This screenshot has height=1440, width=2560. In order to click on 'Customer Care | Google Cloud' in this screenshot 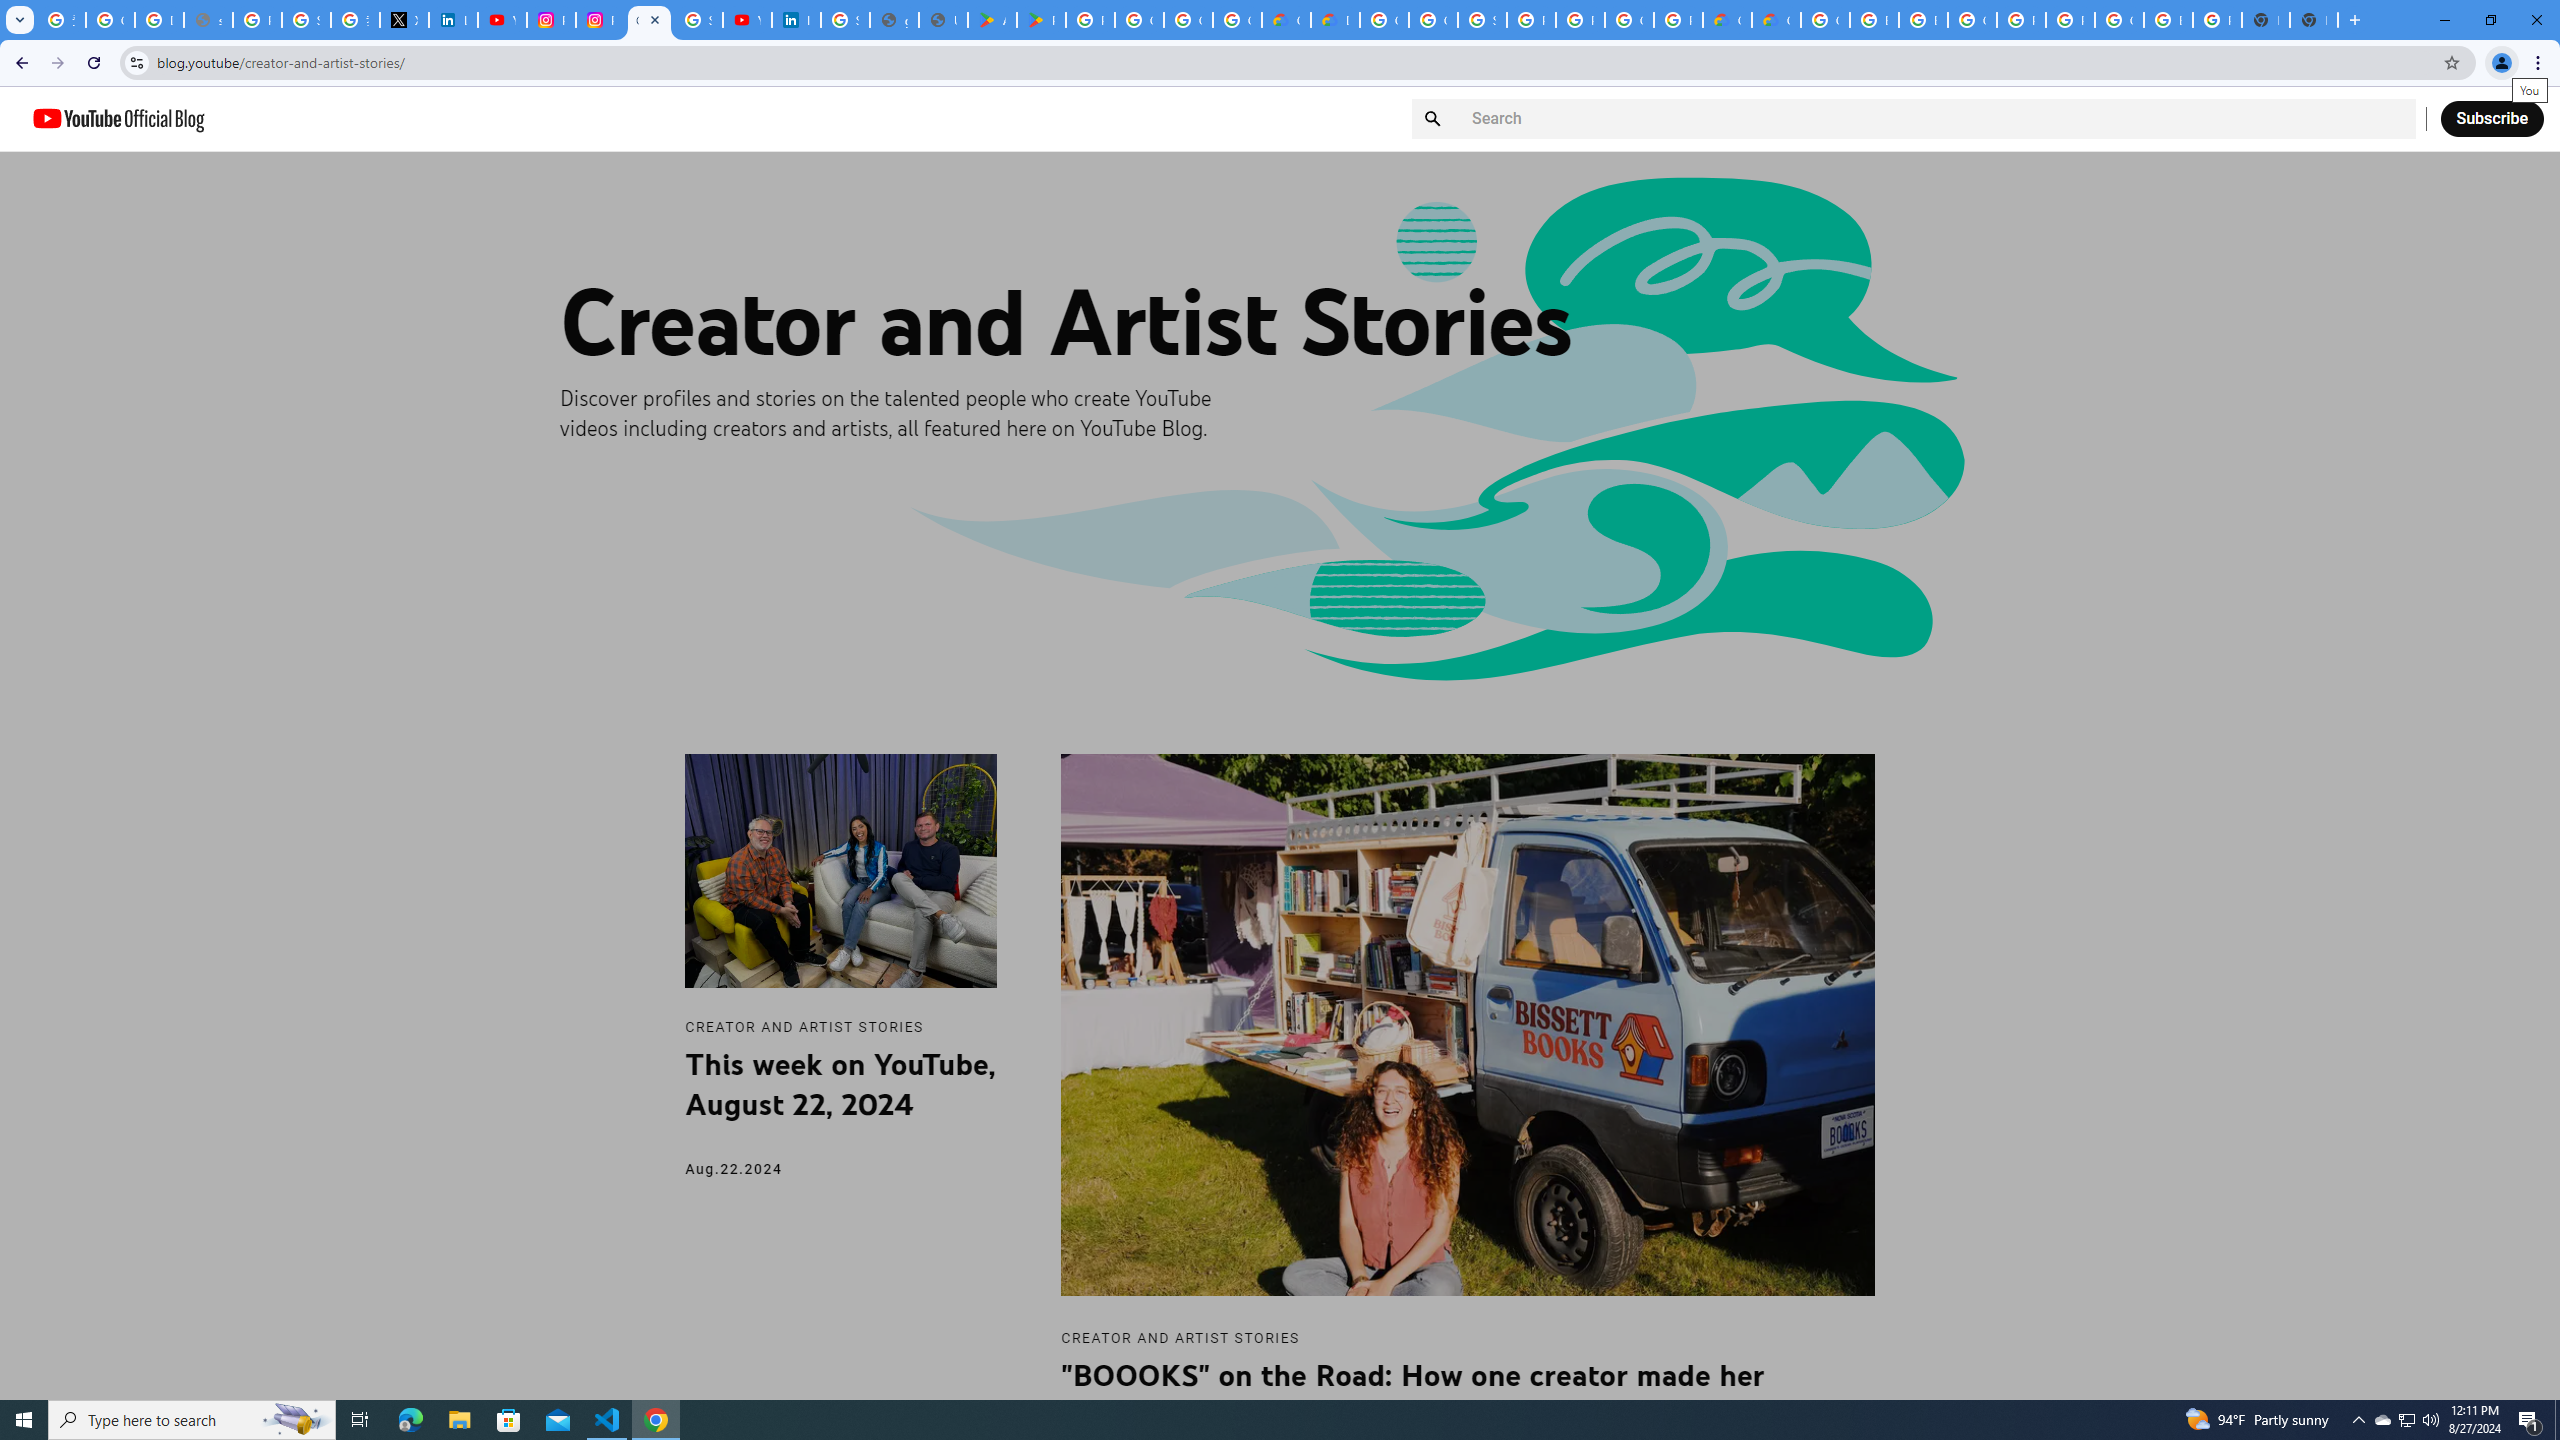, I will do `click(1728, 19)`.